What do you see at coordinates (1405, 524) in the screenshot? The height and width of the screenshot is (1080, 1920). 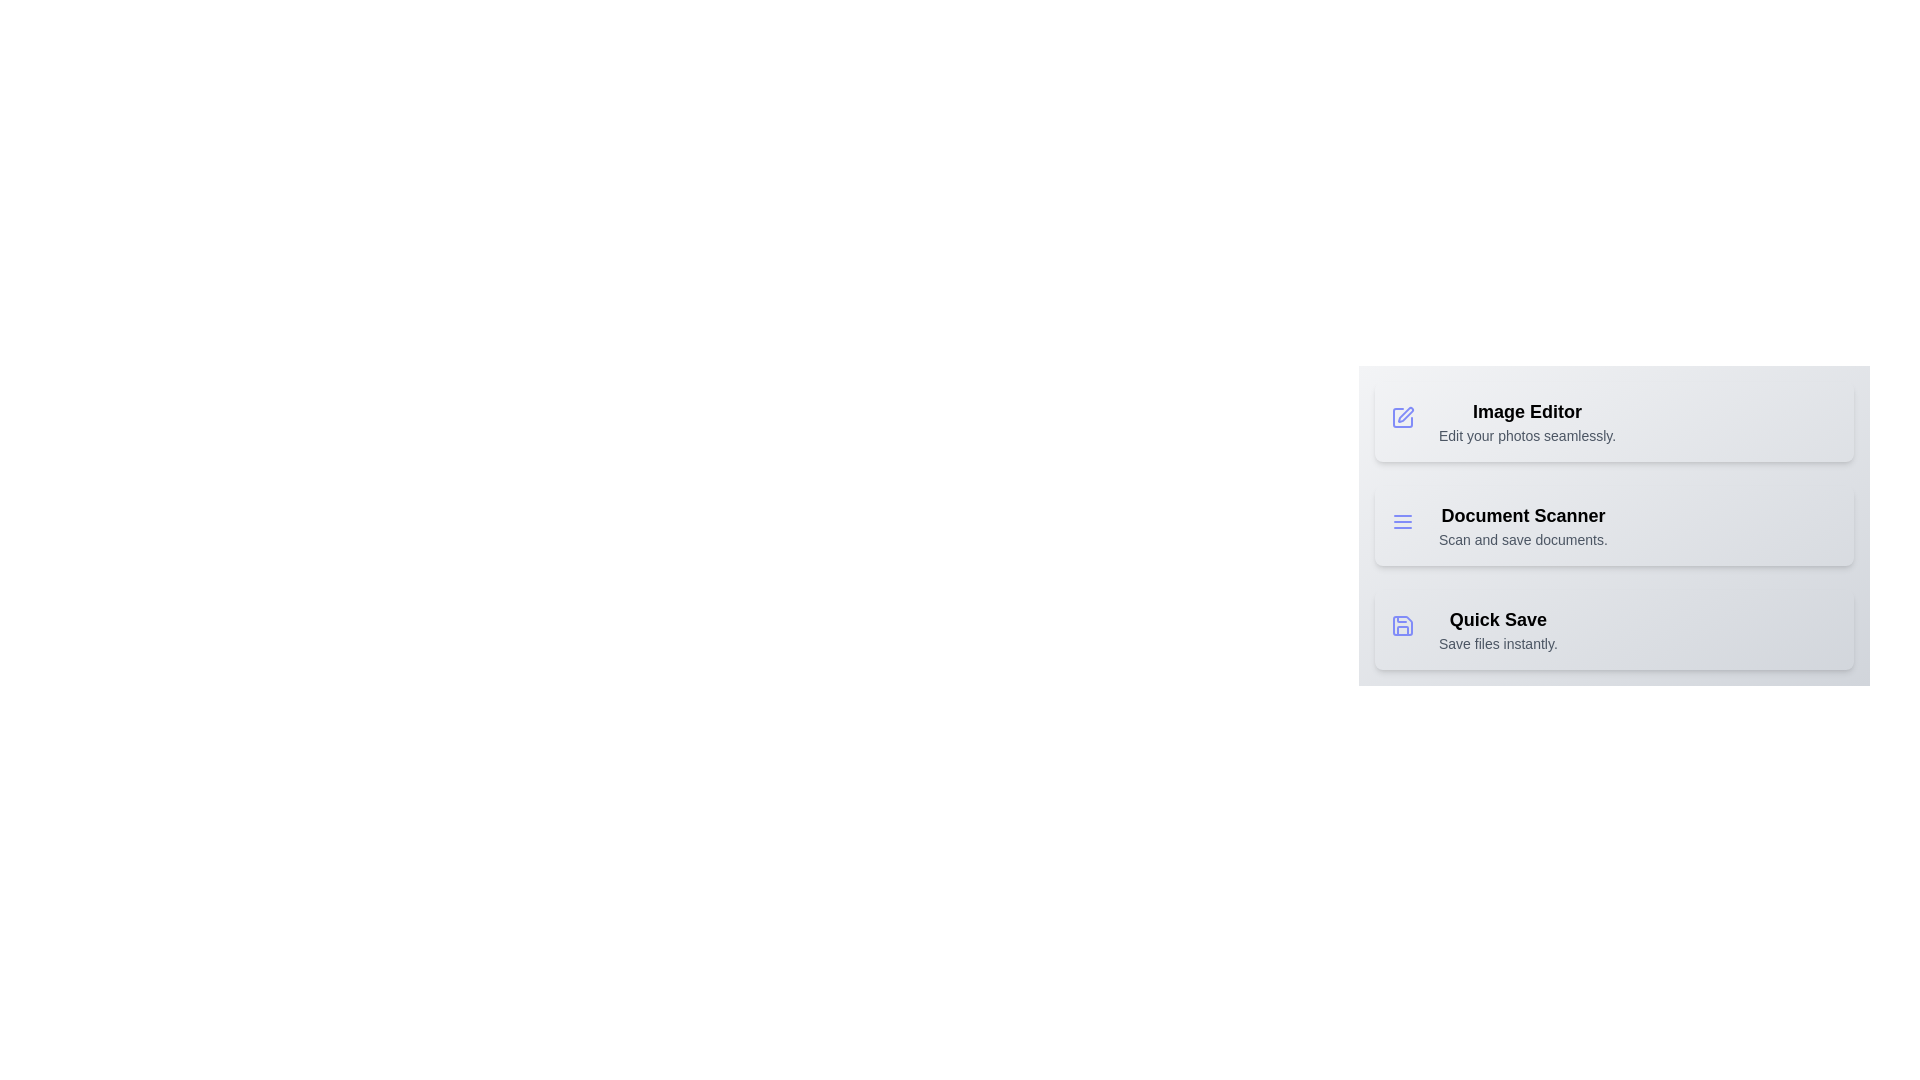 I see `the icon of the item Document Scanner to examine it` at bounding box center [1405, 524].